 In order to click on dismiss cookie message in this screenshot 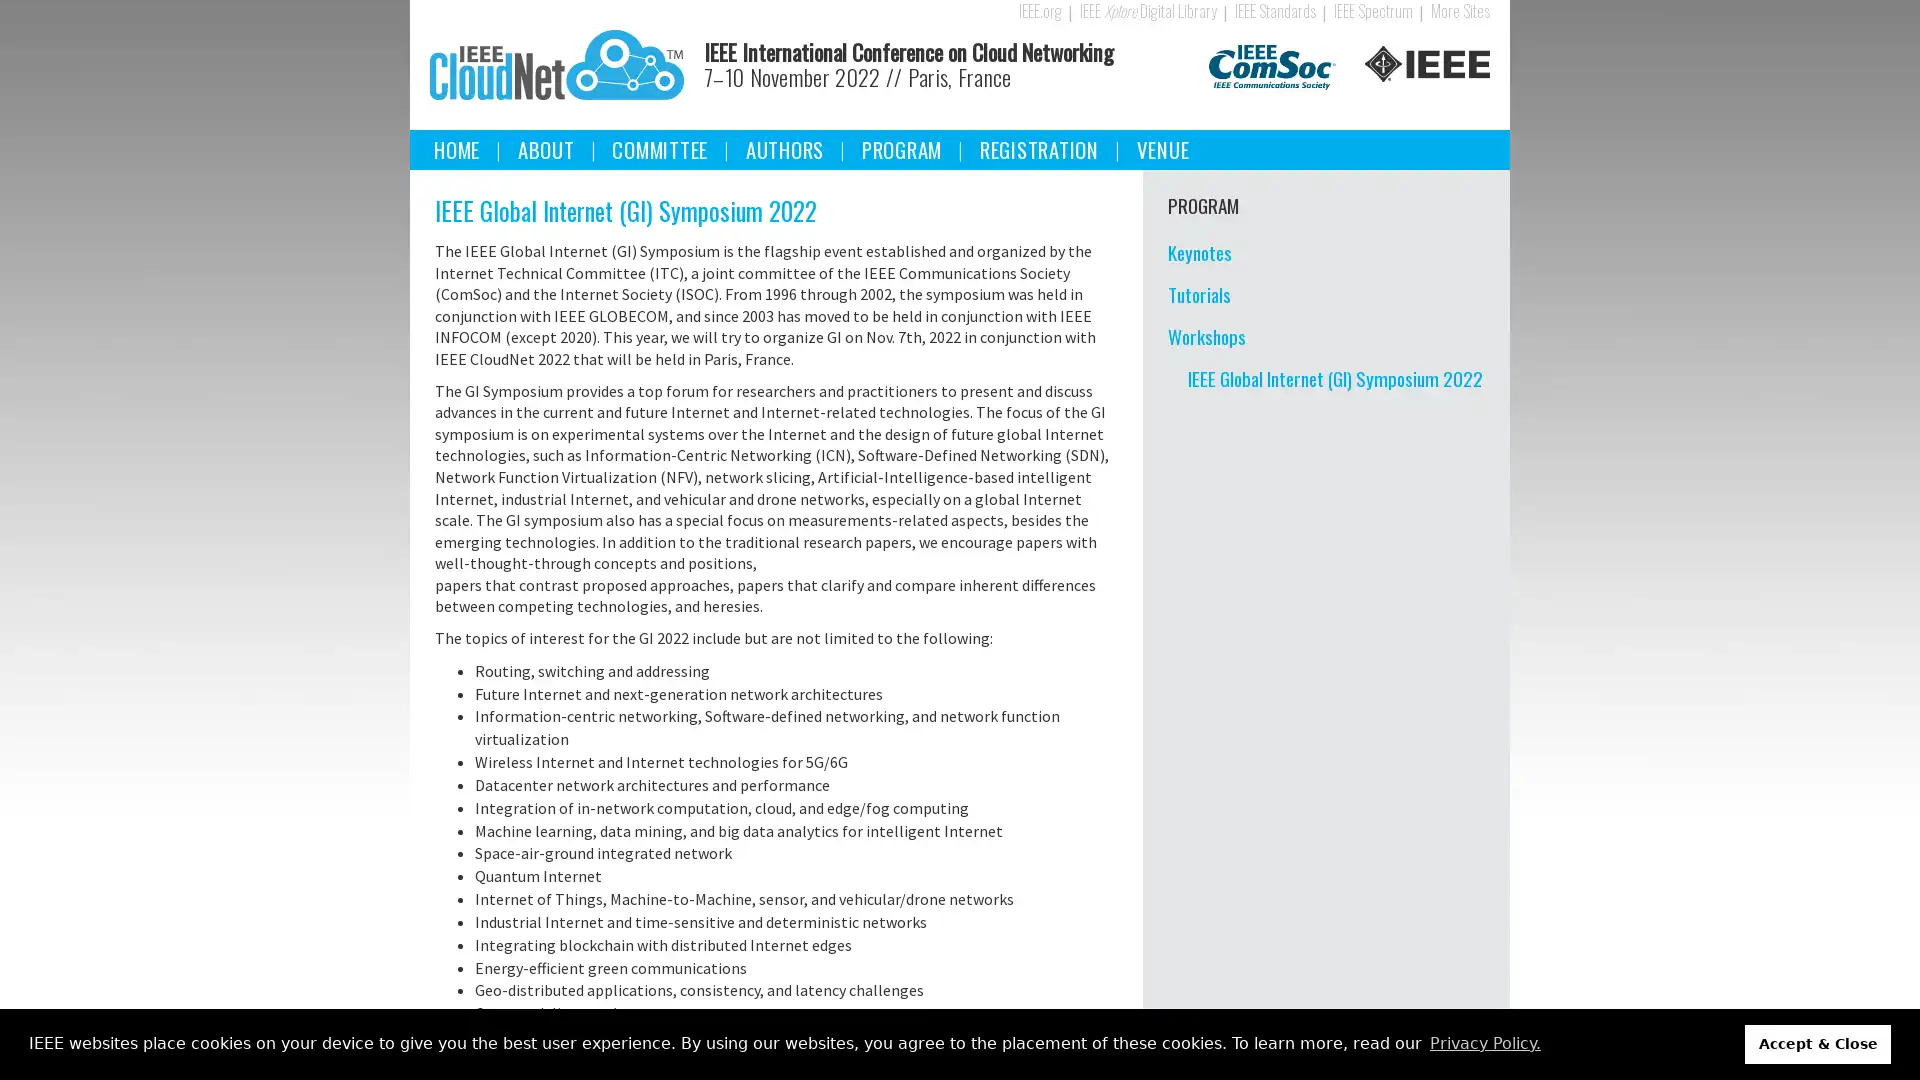, I will do `click(1818, 1043)`.